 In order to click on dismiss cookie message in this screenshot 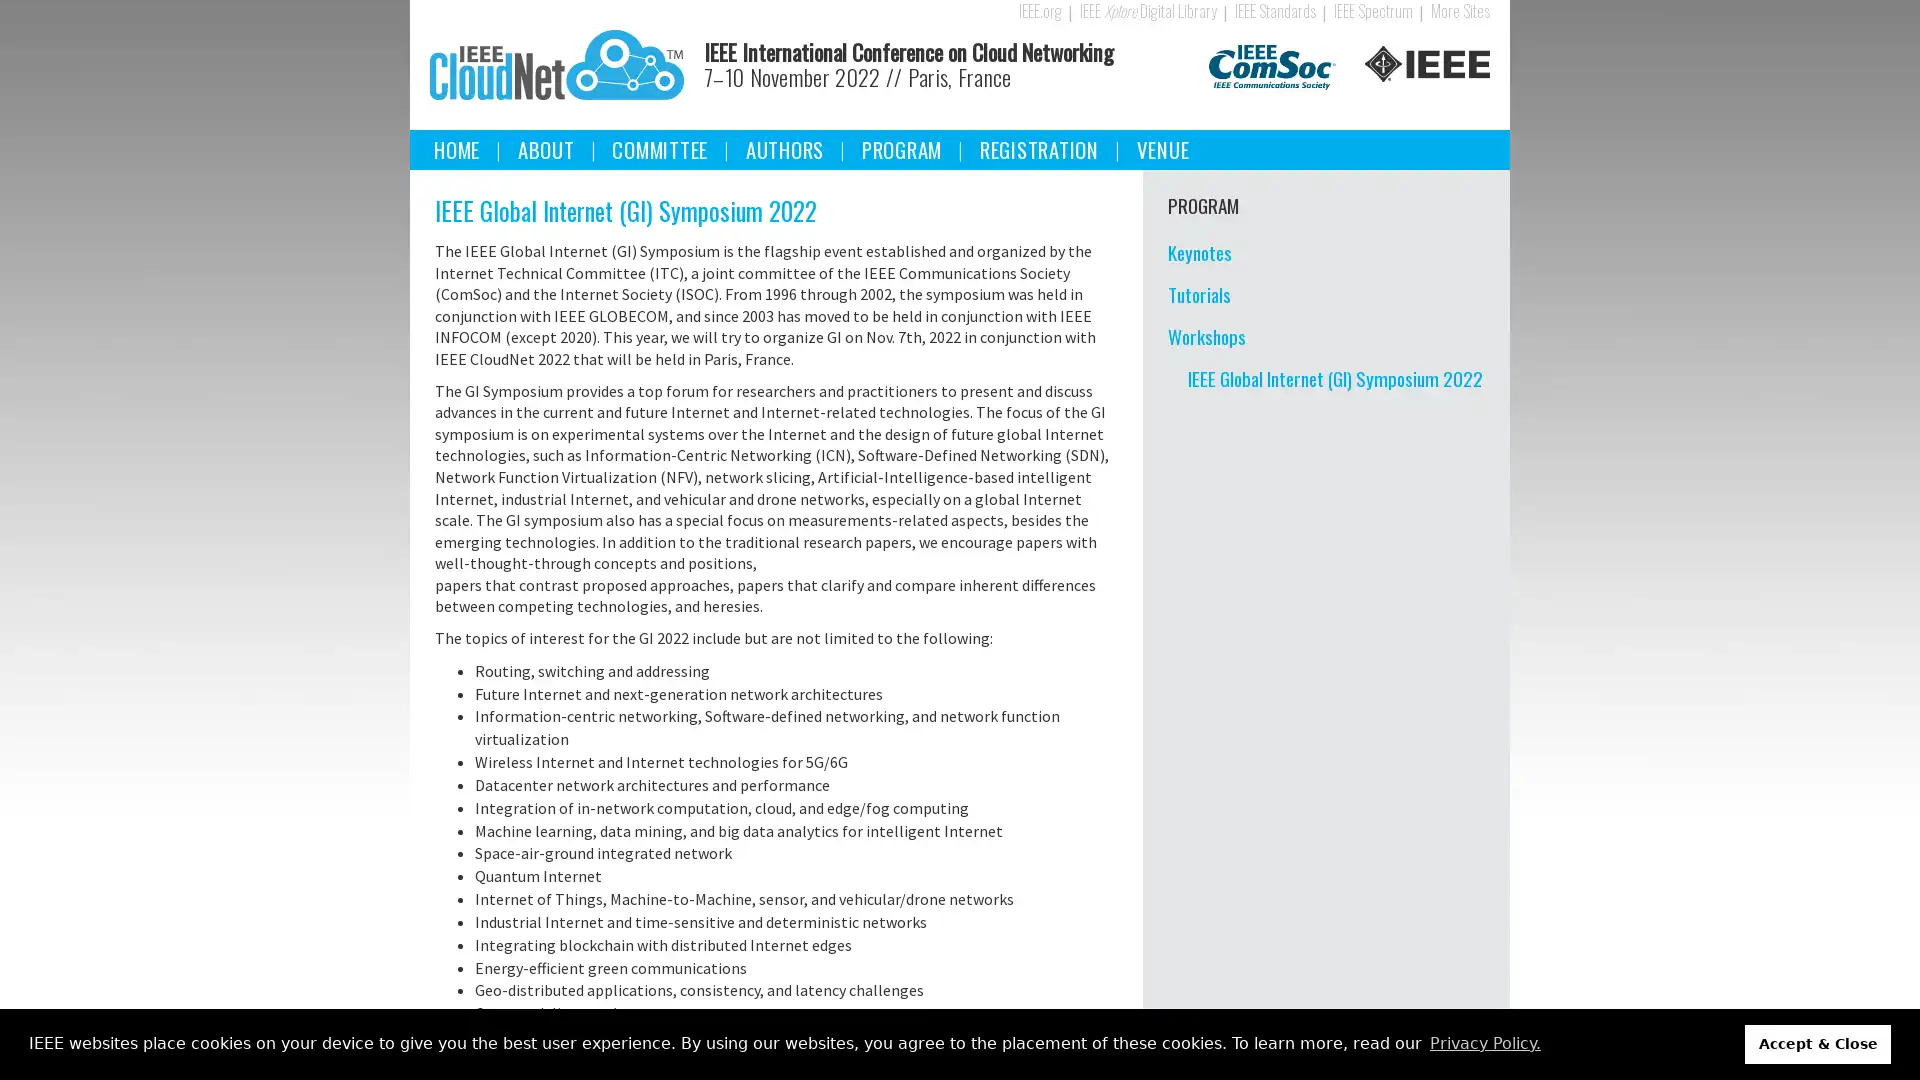, I will do `click(1818, 1043)`.